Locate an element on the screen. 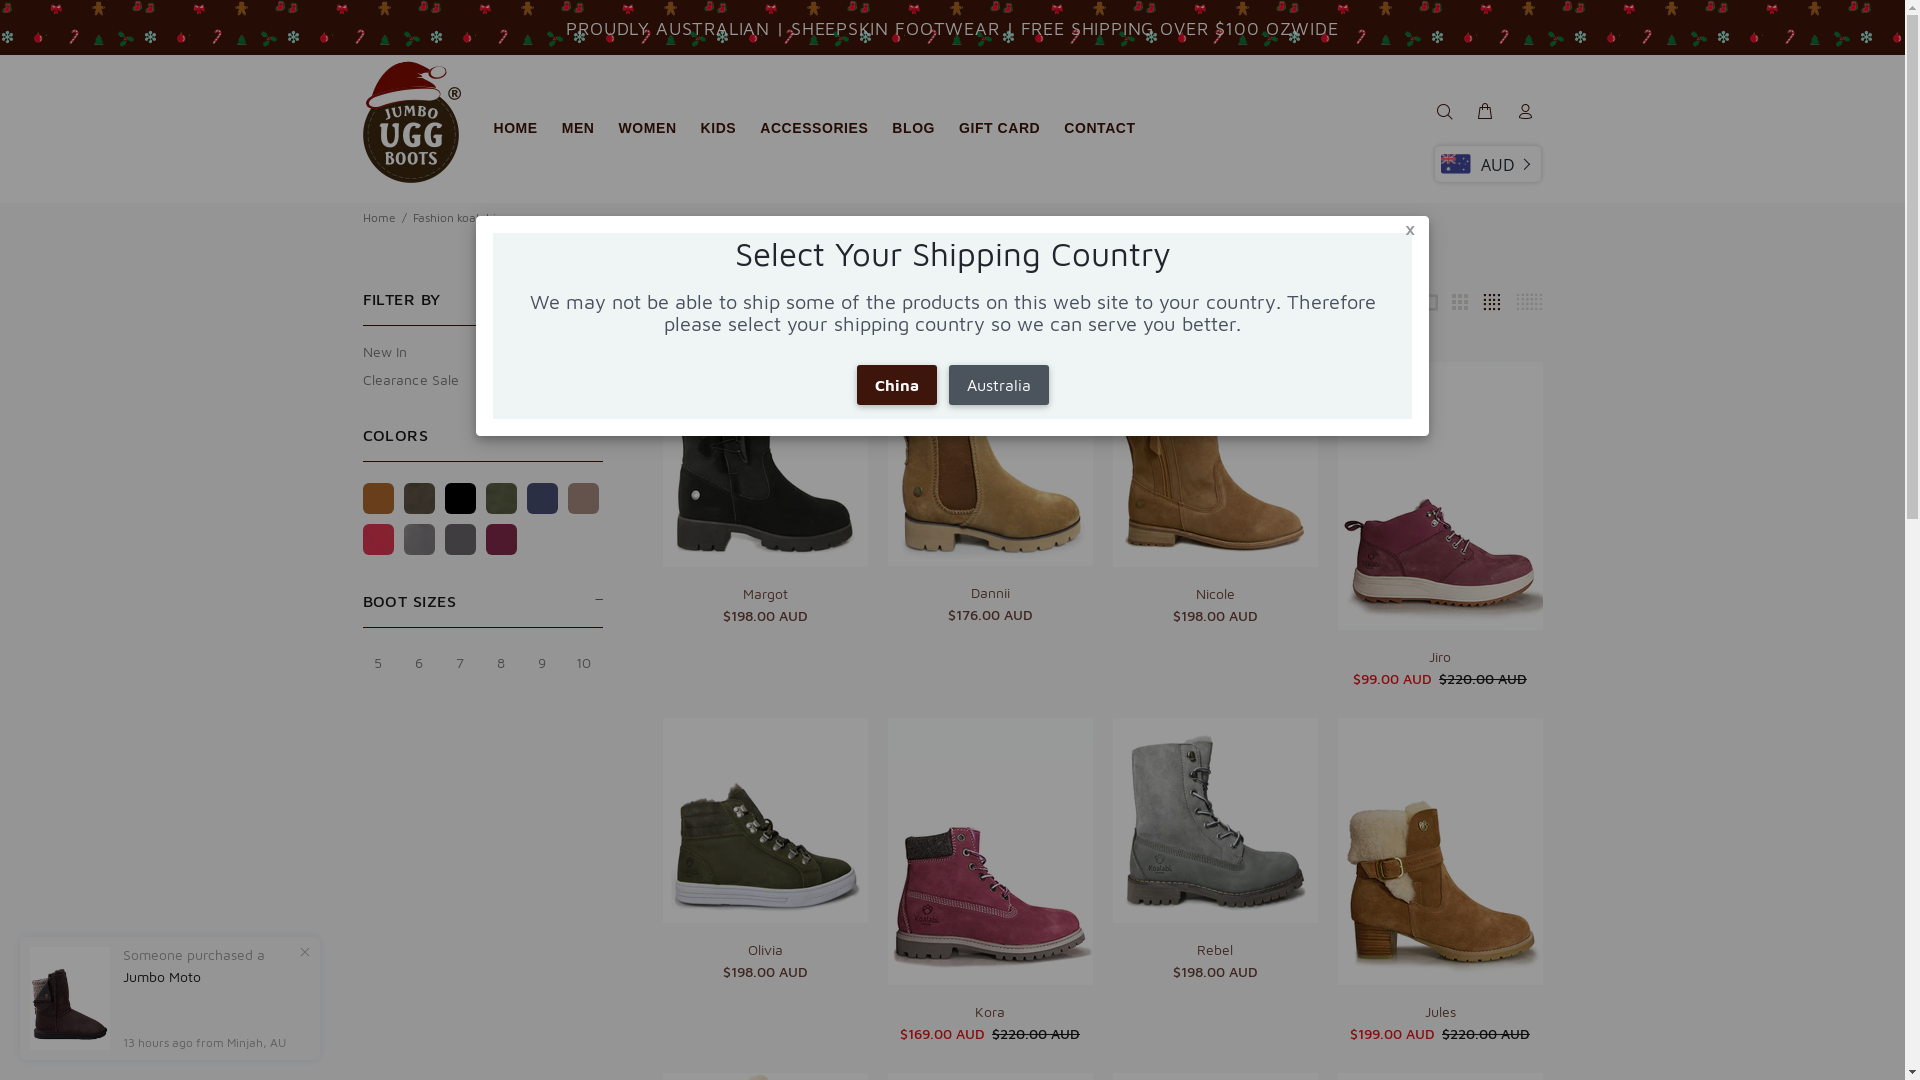 This screenshot has height=1080, width=1920. '9' is located at coordinates (526, 663).